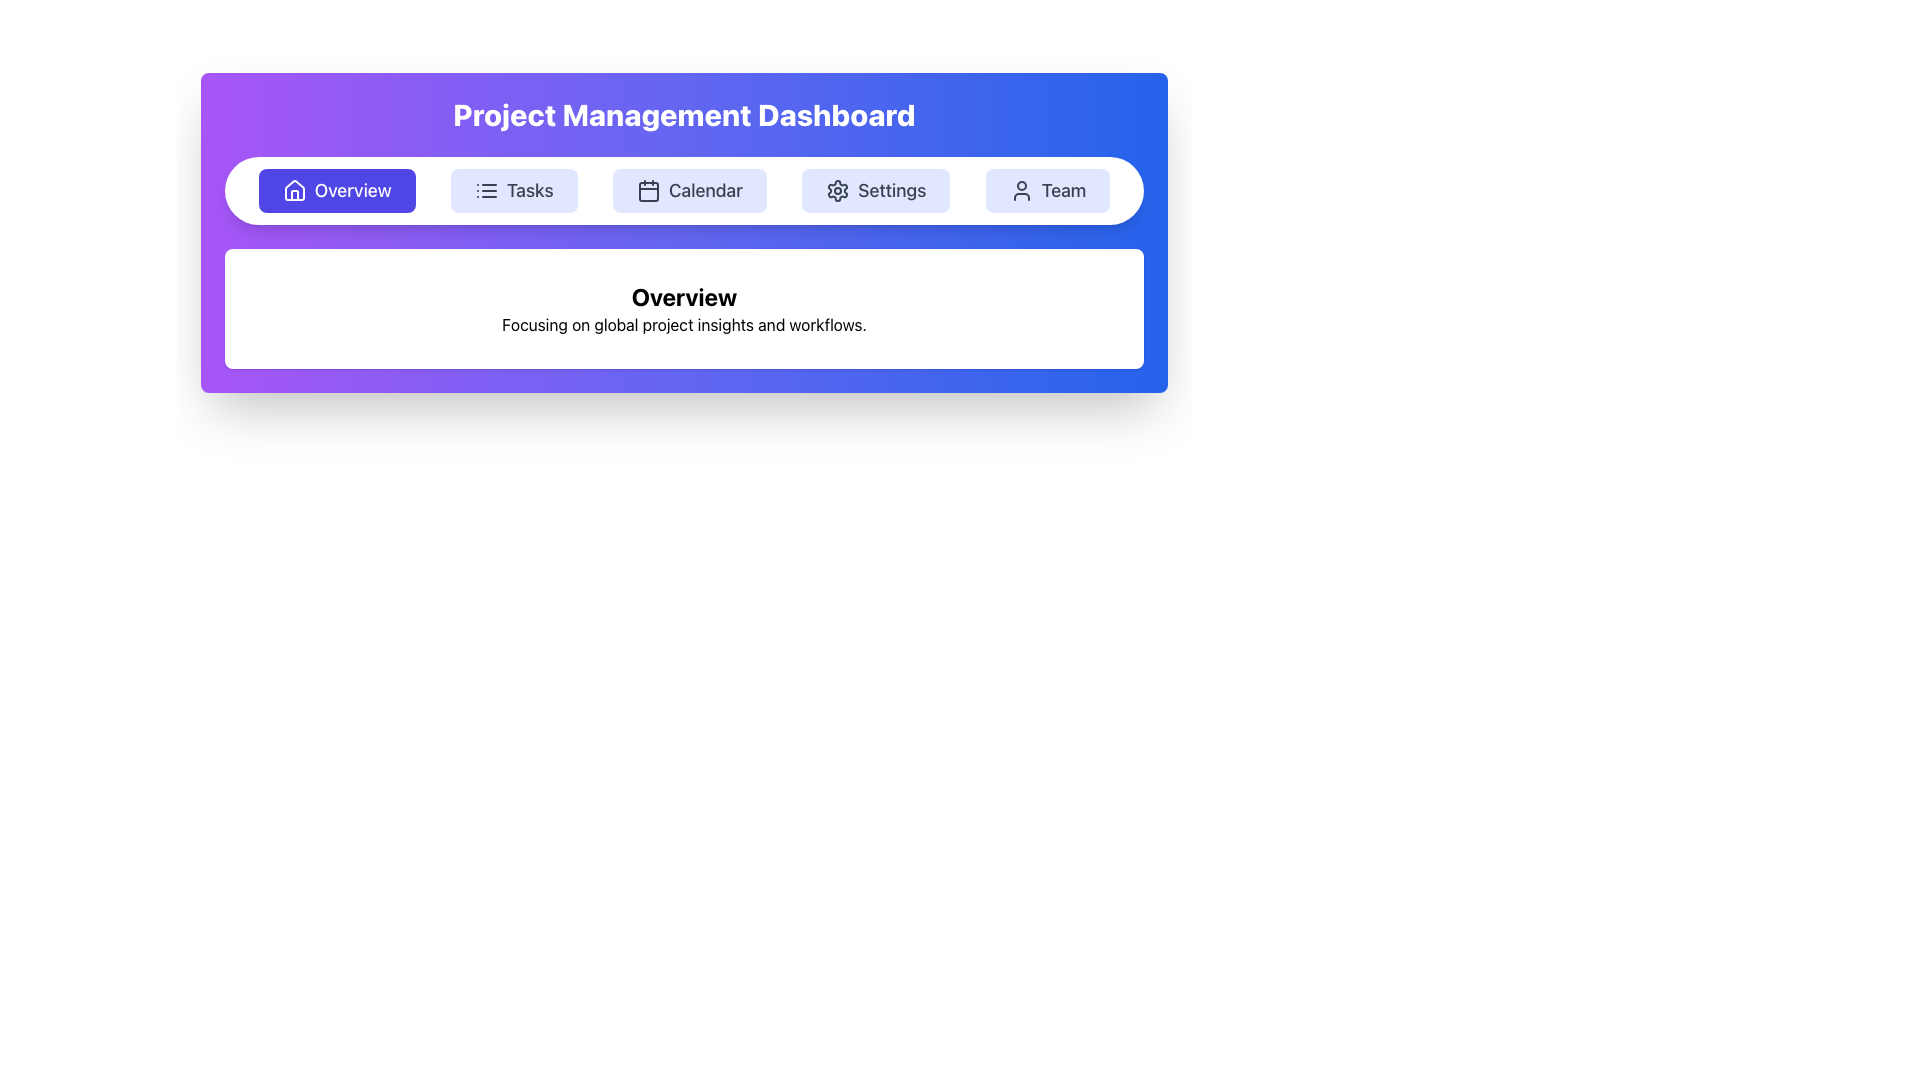 The height and width of the screenshot is (1080, 1920). Describe the element at coordinates (486, 191) in the screenshot. I see `the 'Tasks' icon which is visually indicating its function and is positioned adjacent to the 'Overview' button` at that location.